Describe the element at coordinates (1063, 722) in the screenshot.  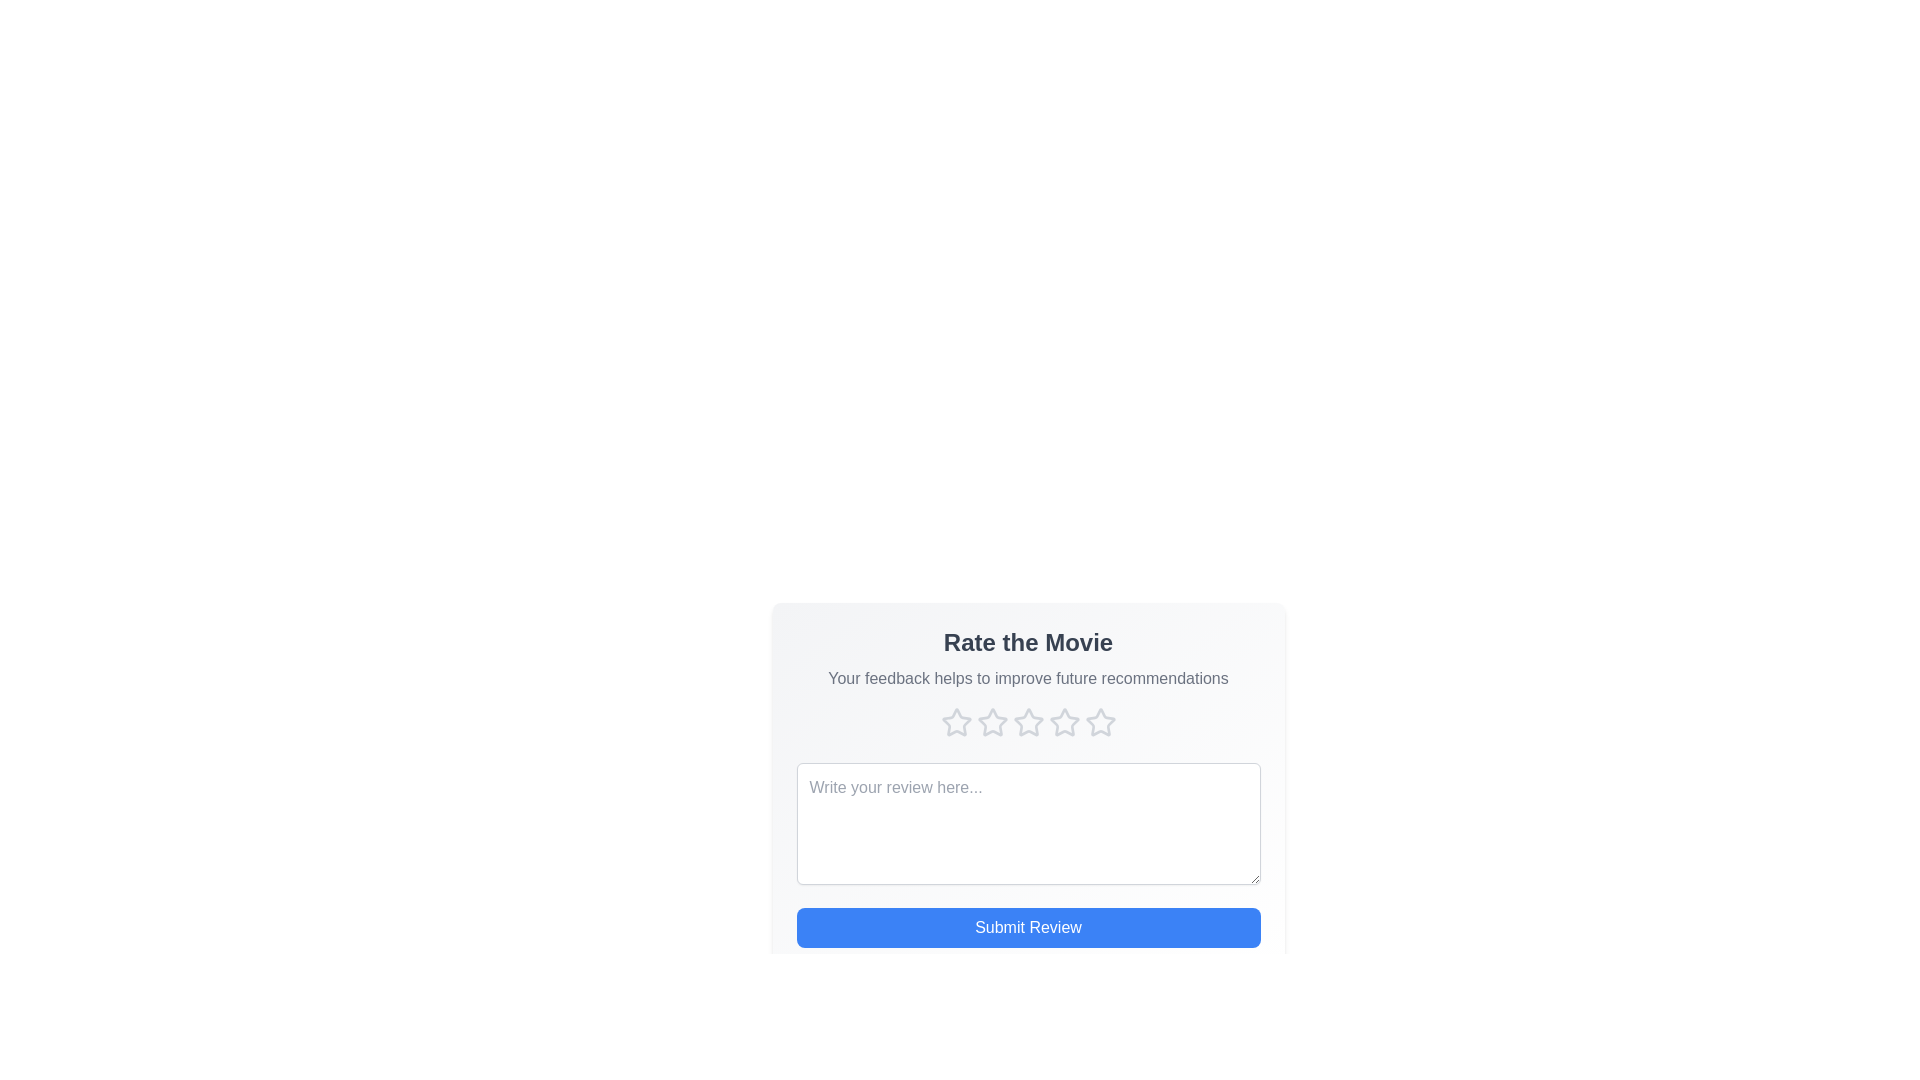
I see `the fourth star in the star rating icon row` at that location.